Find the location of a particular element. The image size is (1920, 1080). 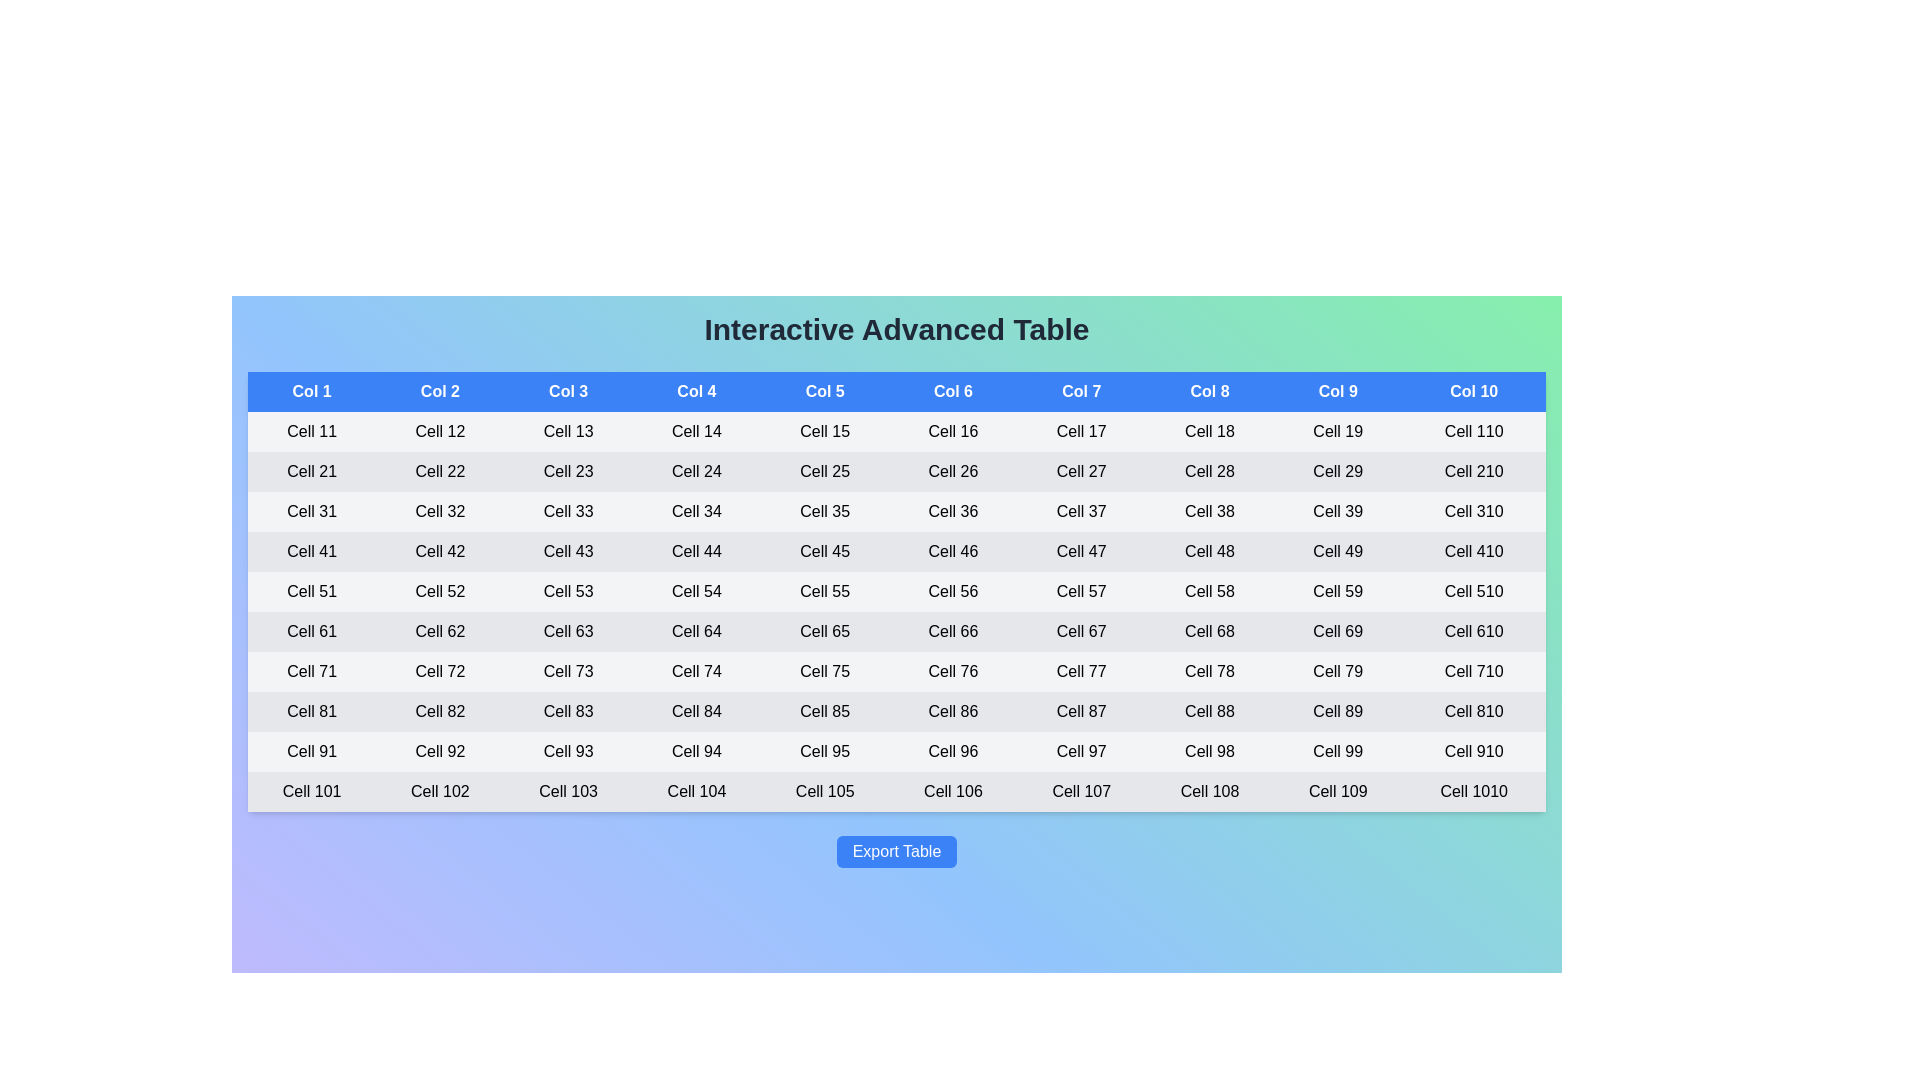

the cell labeled 'Cell 11' to highlight its text is located at coordinates (311, 431).